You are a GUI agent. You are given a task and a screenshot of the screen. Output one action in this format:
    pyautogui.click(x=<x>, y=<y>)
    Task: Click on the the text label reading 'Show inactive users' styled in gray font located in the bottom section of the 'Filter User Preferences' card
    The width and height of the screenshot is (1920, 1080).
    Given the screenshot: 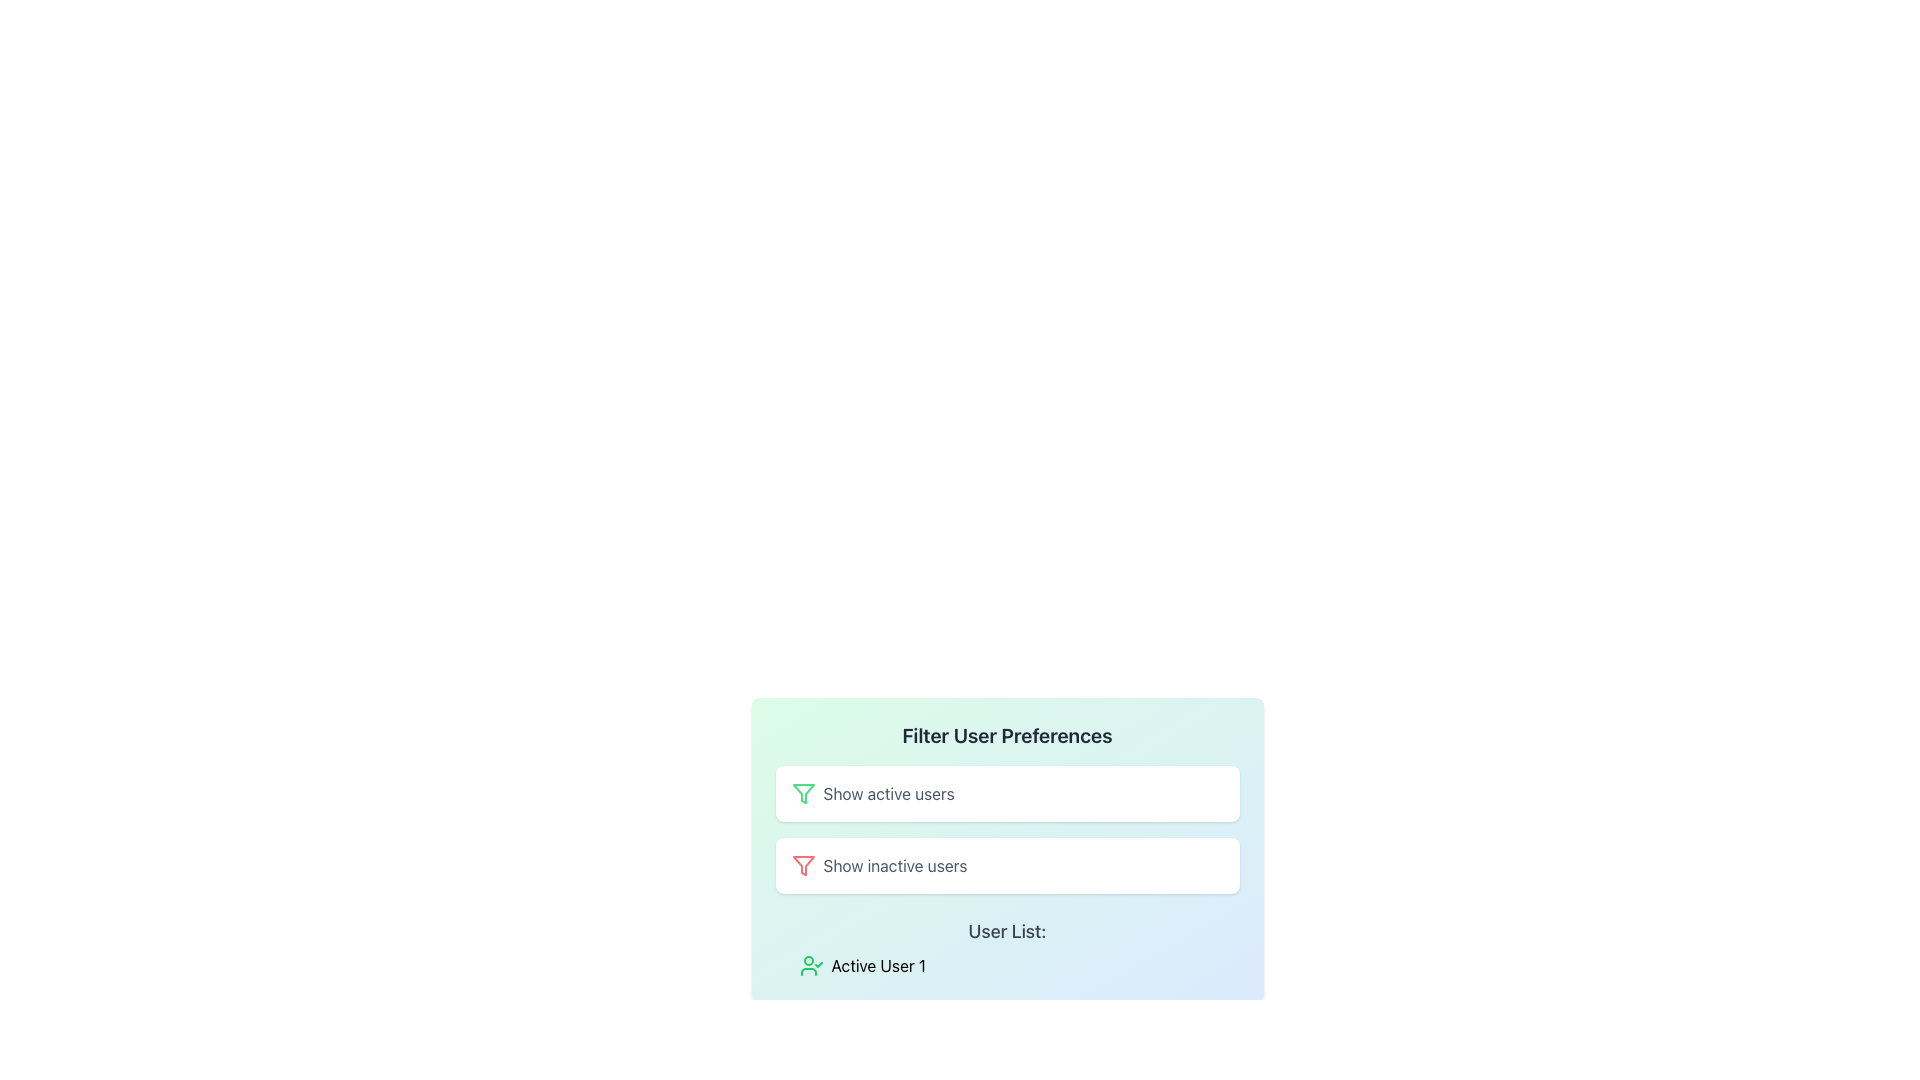 What is the action you would take?
    pyautogui.click(x=894, y=865)
    